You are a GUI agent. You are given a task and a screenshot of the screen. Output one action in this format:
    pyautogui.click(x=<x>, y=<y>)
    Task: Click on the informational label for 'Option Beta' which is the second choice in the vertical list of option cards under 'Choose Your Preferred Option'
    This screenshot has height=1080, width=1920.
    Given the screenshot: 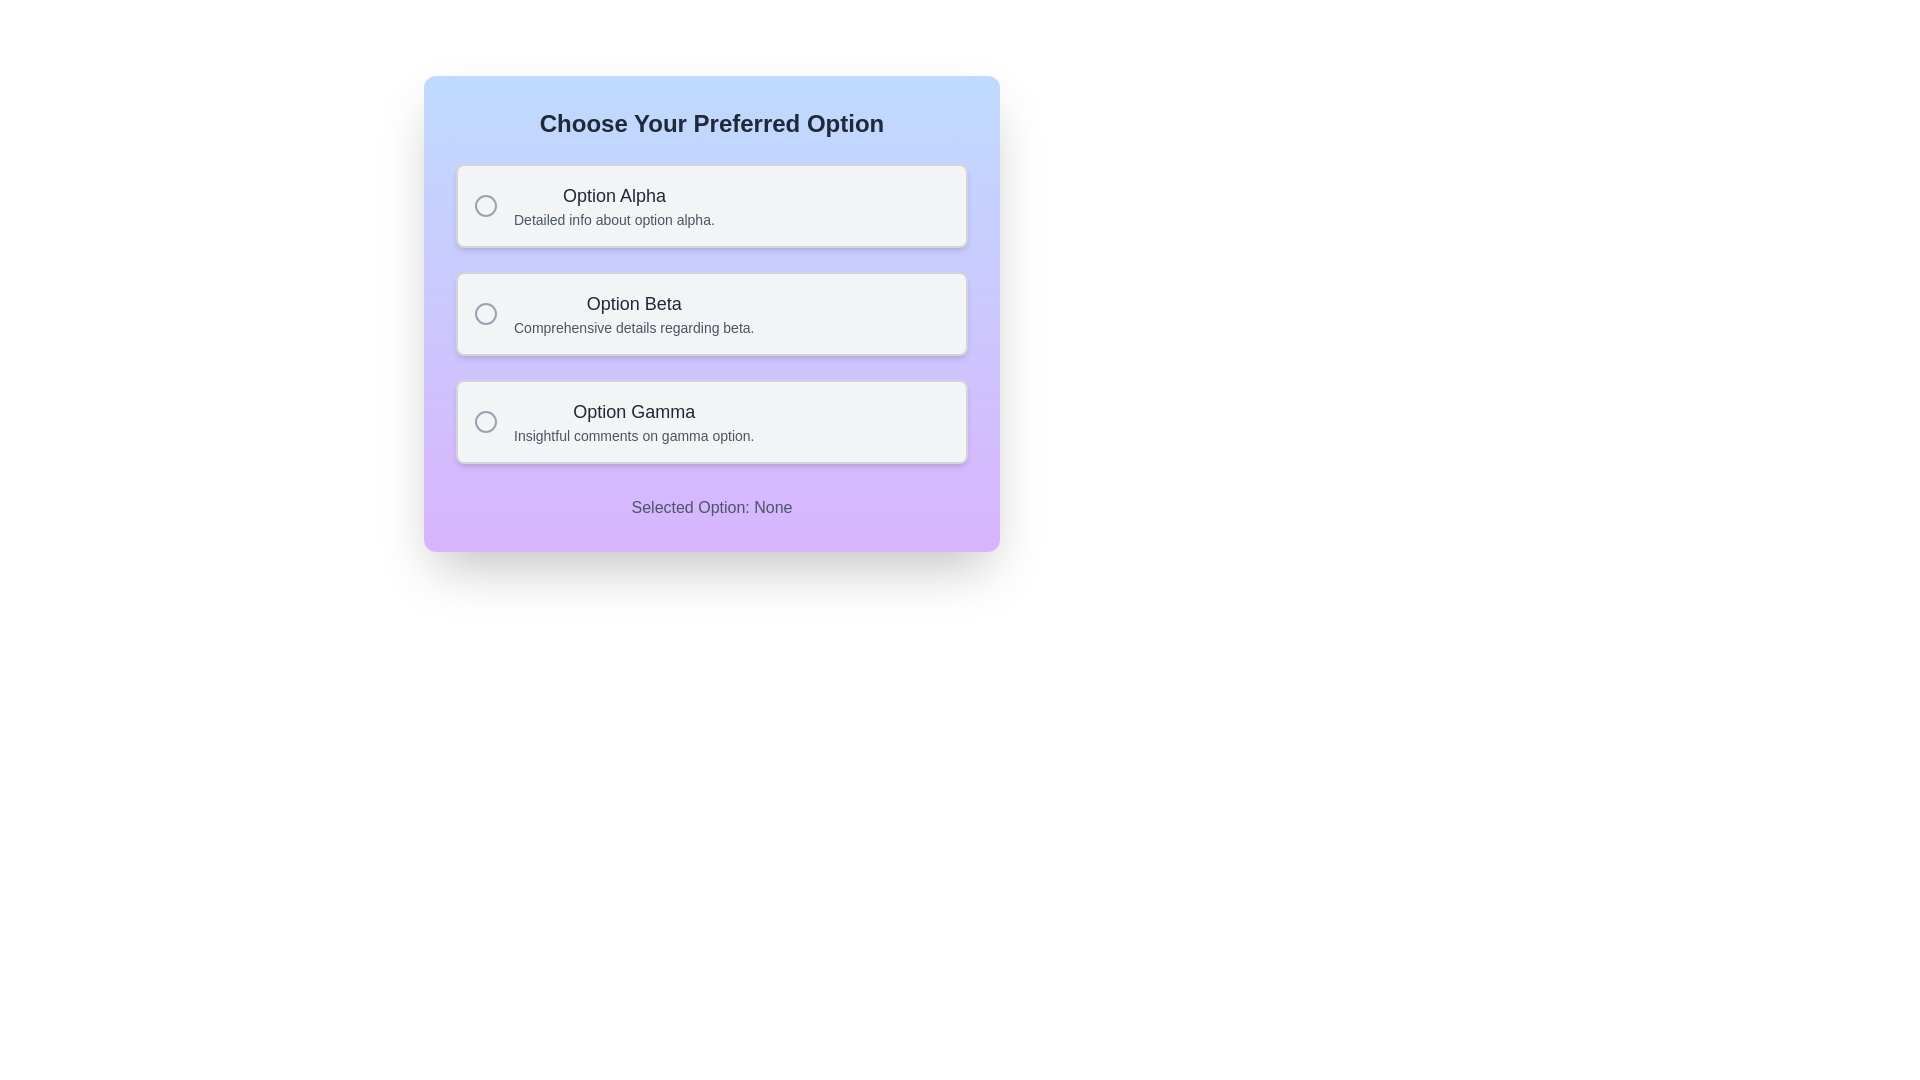 What is the action you would take?
    pyautogui.click(x=633, y=313)
    